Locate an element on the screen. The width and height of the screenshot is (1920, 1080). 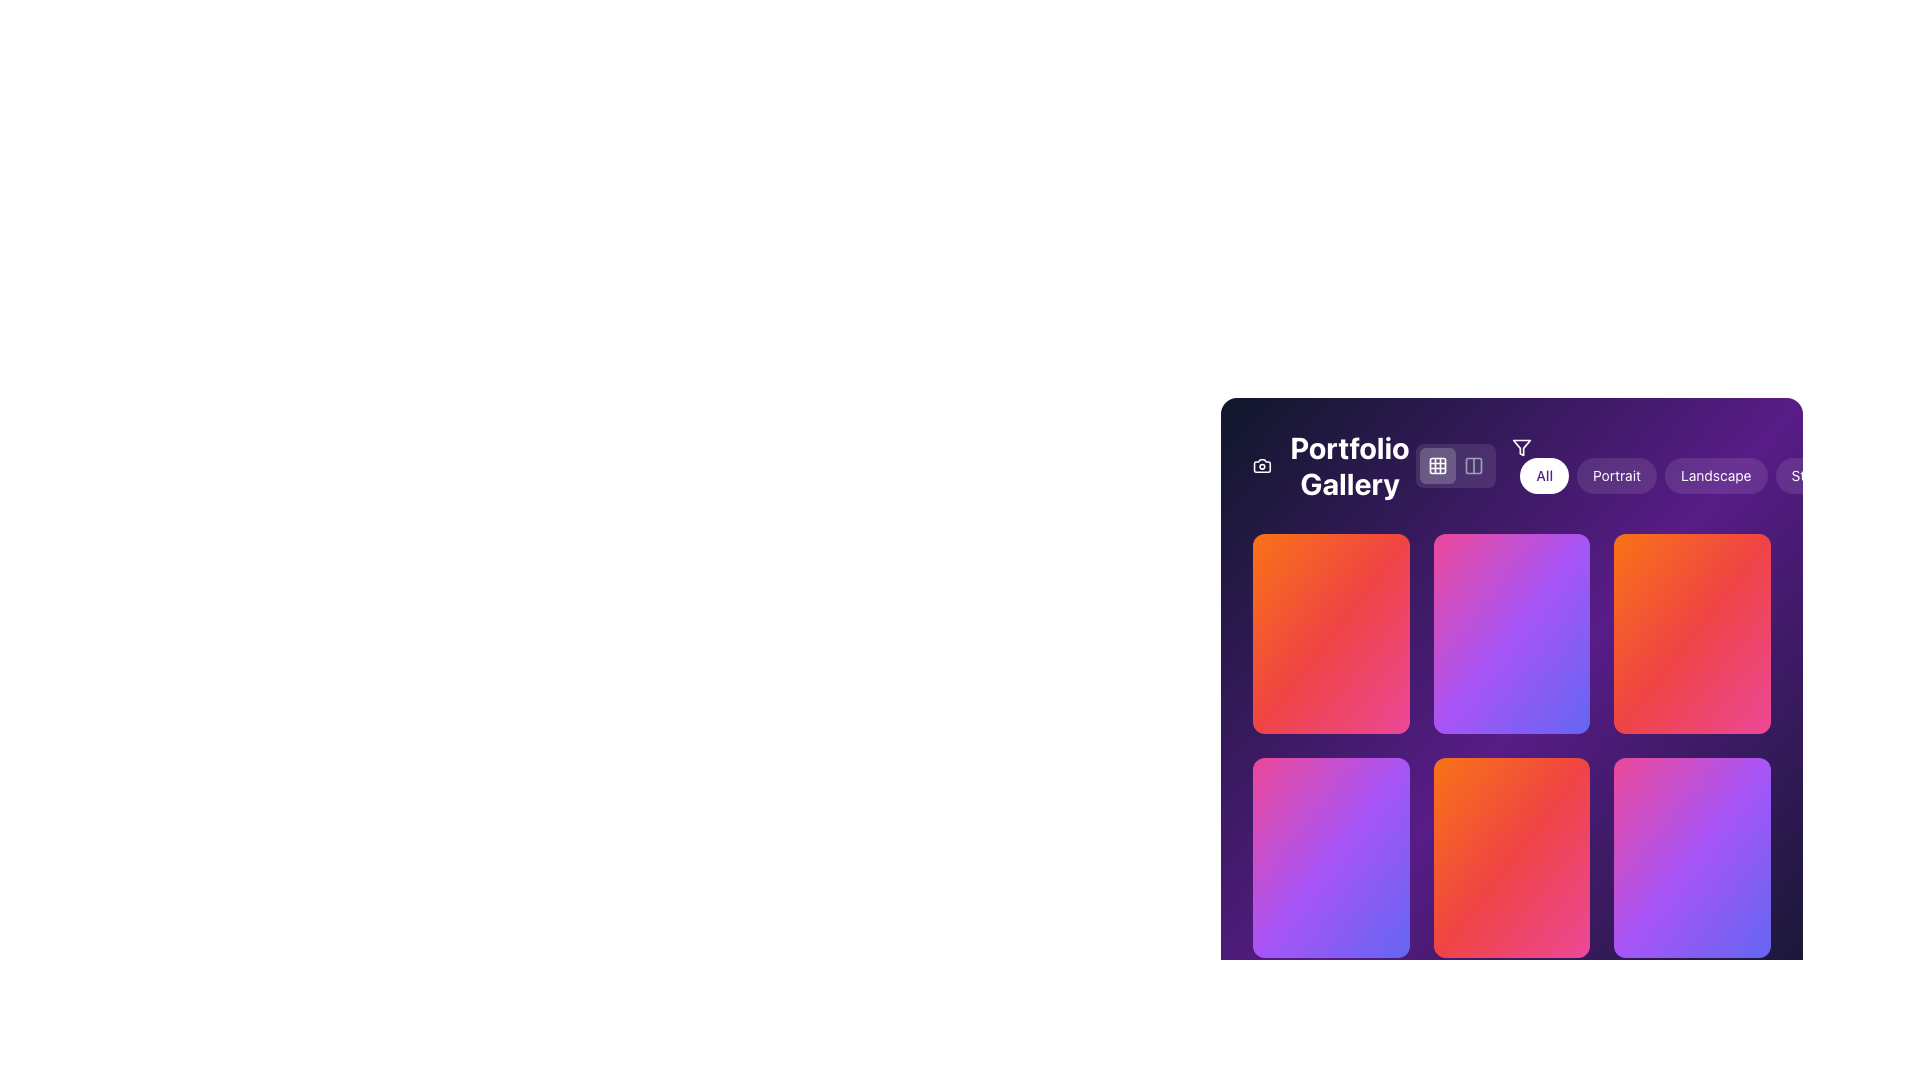
the circular button with a share icon located at the bottom right corner of the second tile in the second row of a 3x2 grid is located at coordinates (1586, 925).